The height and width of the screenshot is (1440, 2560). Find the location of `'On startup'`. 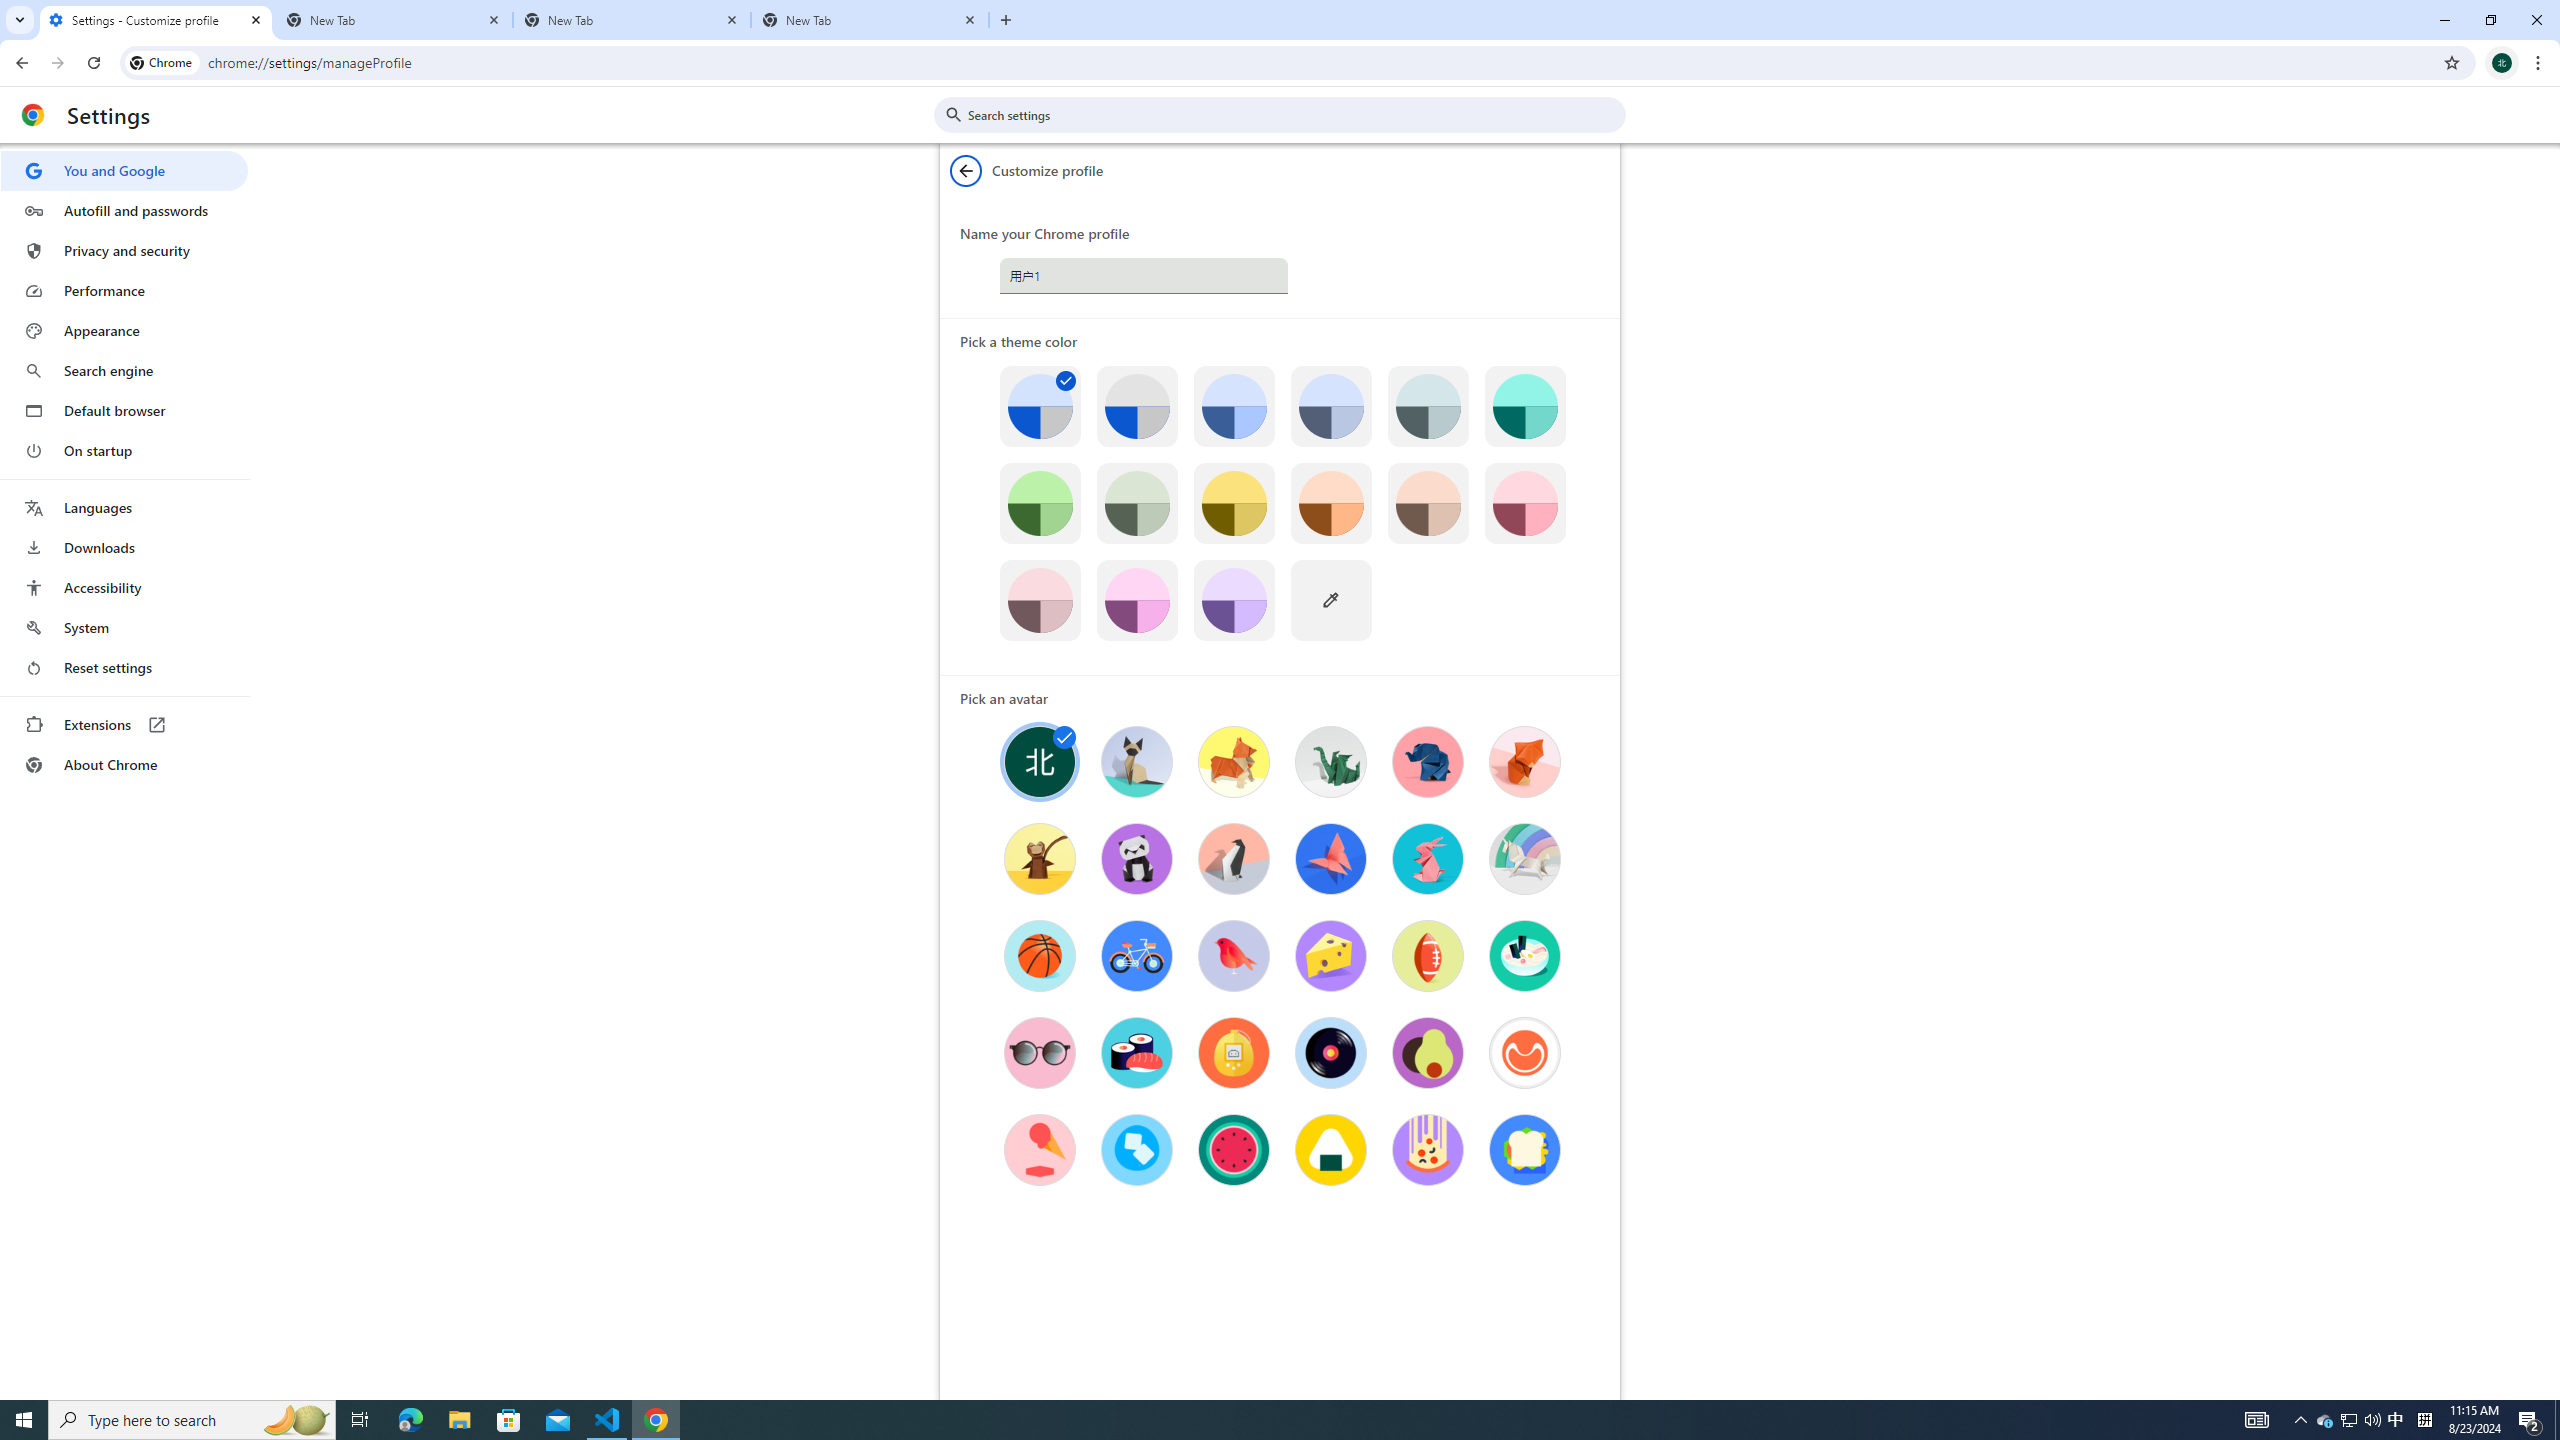

'On startup' is located at coordinates (123, 449).